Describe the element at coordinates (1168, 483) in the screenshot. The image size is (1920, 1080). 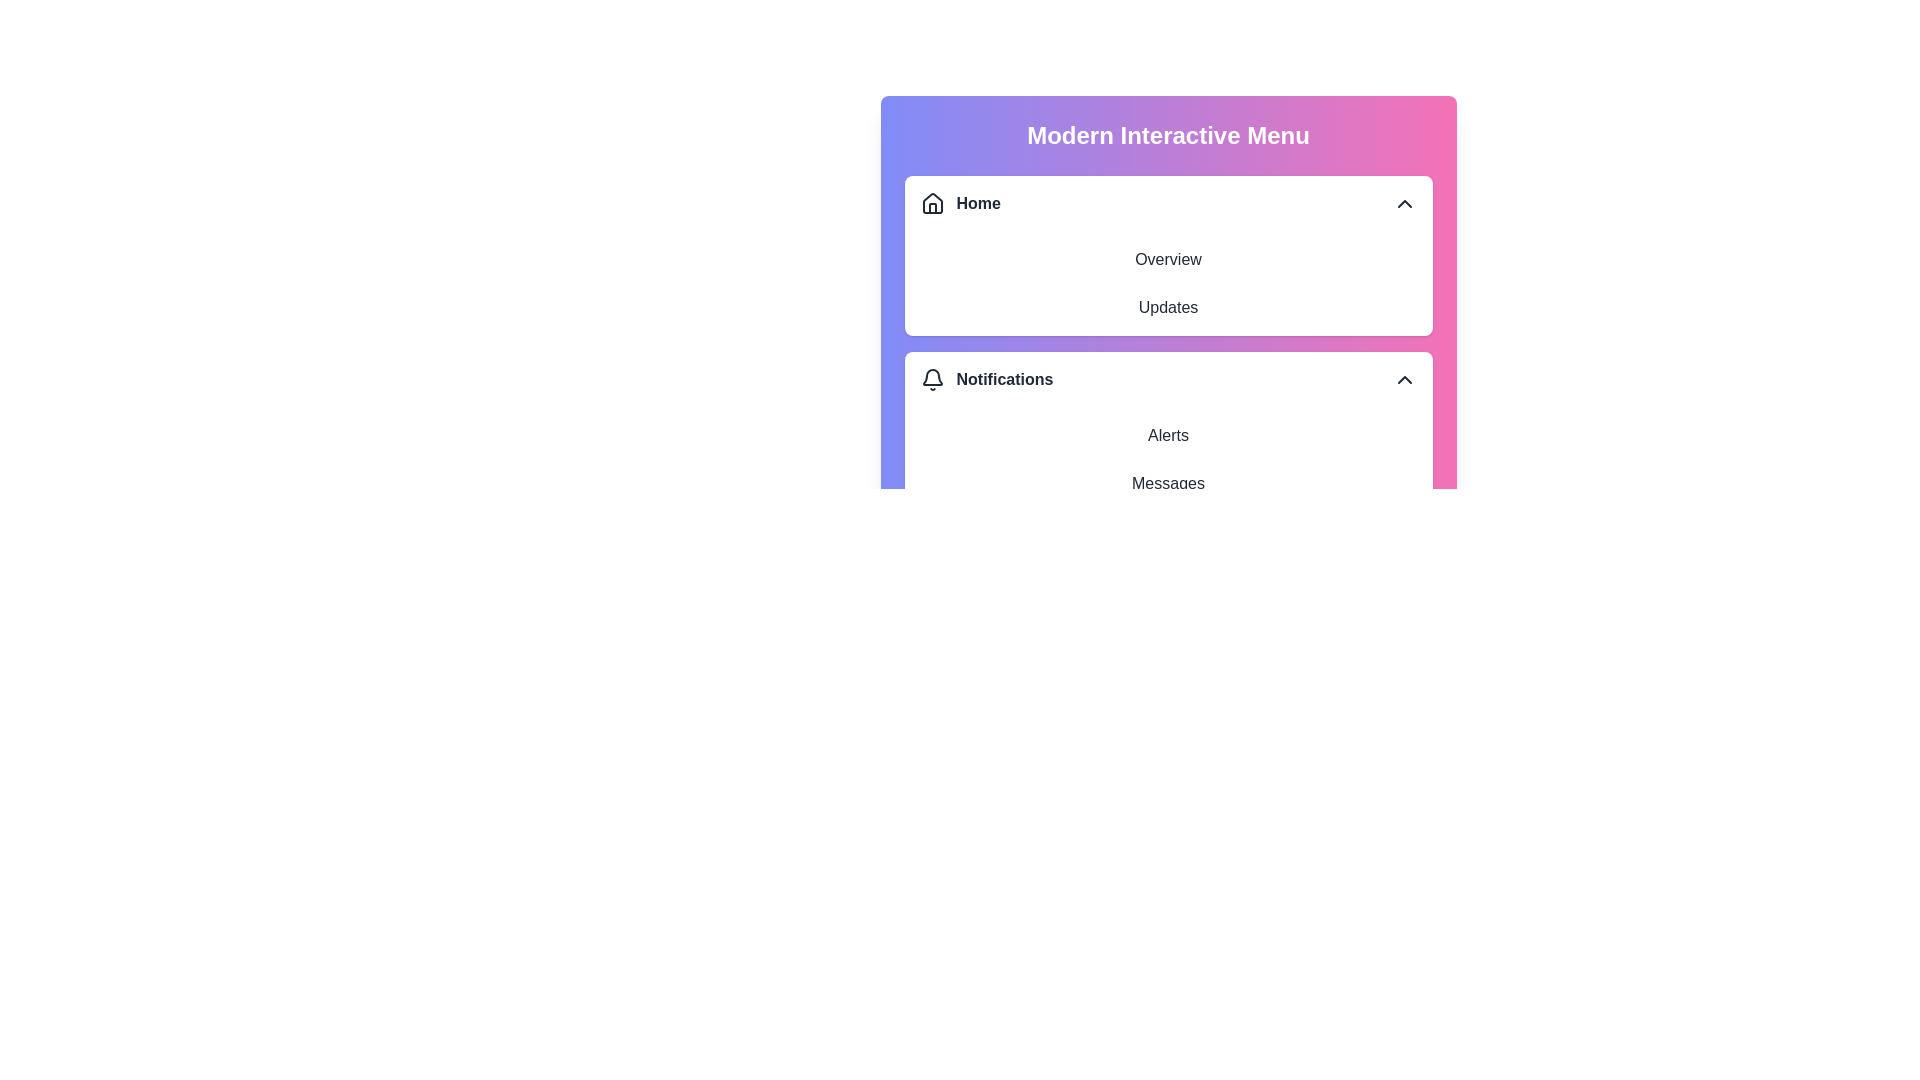
I see `the text element Messages to interact with it` at that location.